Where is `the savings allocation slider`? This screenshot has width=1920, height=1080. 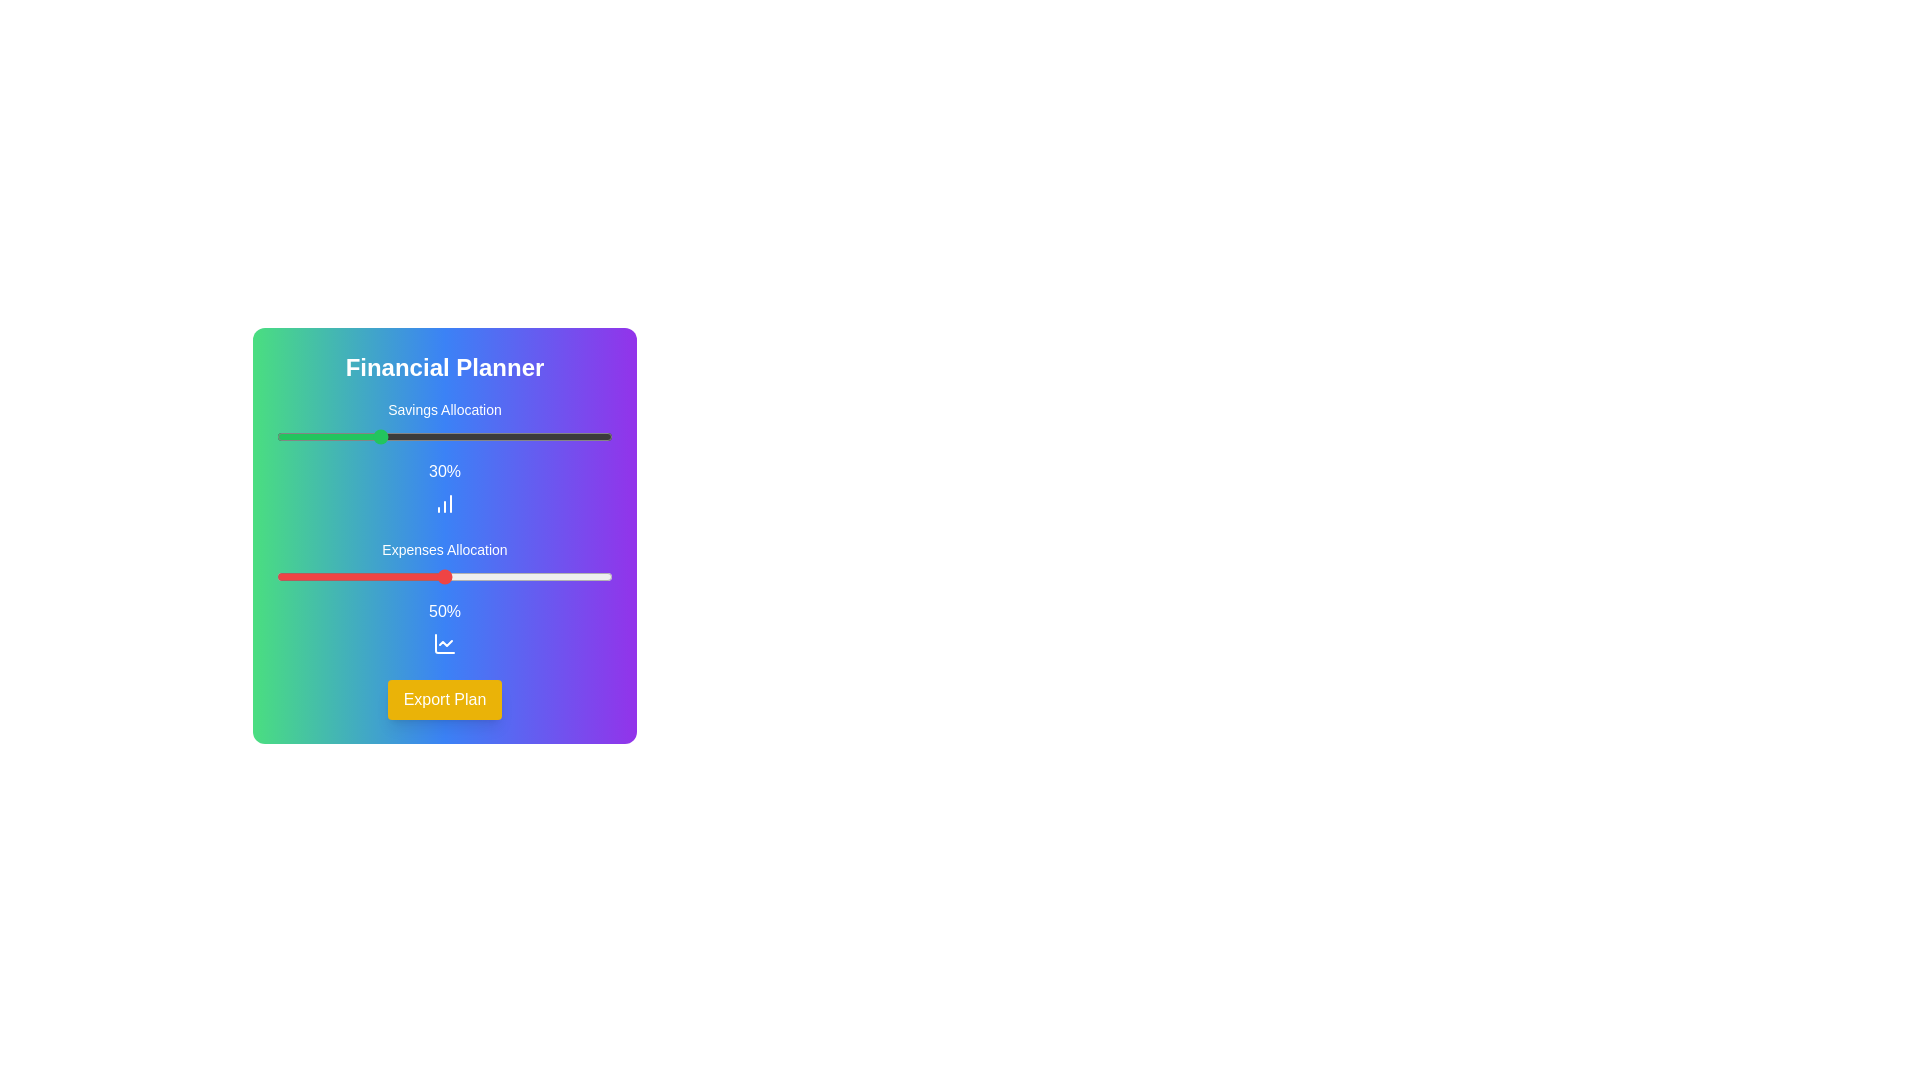
the savings allocation slider is located at coordinates (417, 435).